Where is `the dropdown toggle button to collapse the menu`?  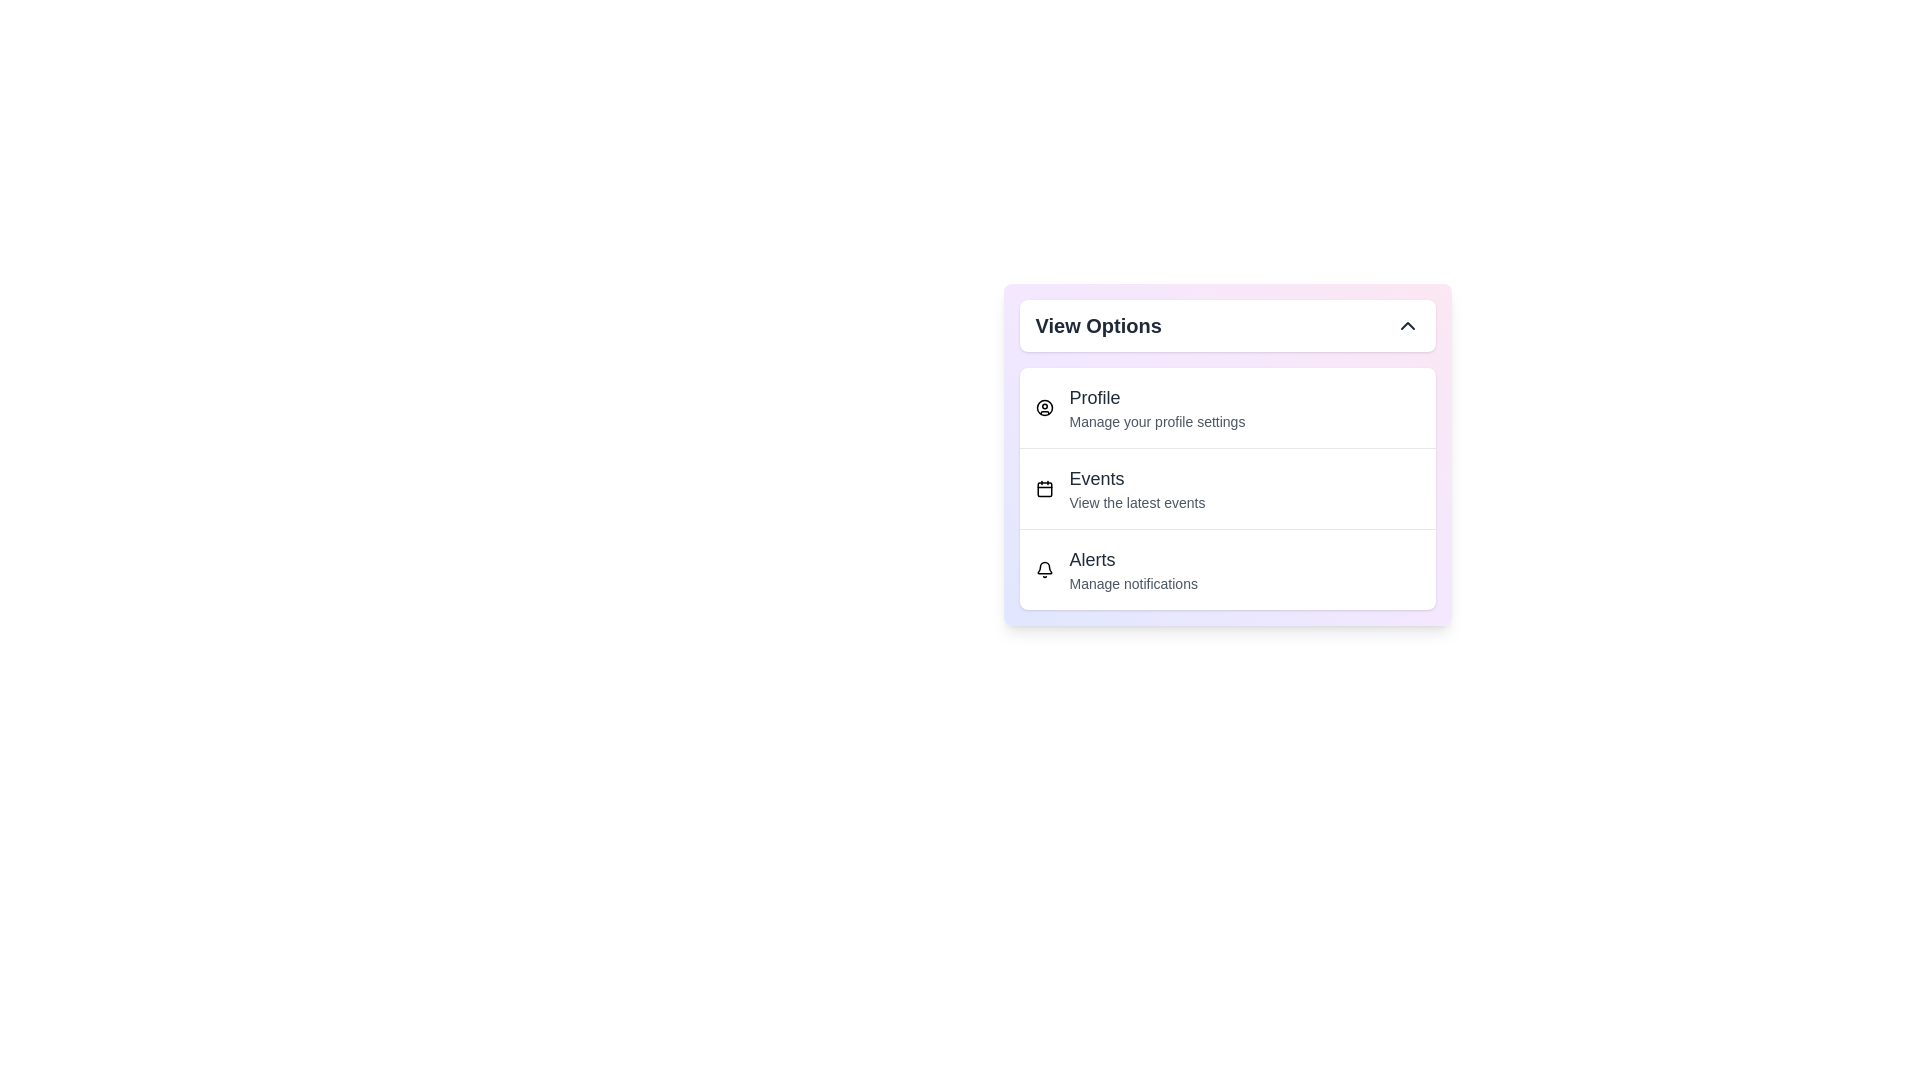 the dropdown toggle button to collapse the menu is located at coordinates (1406, 325).